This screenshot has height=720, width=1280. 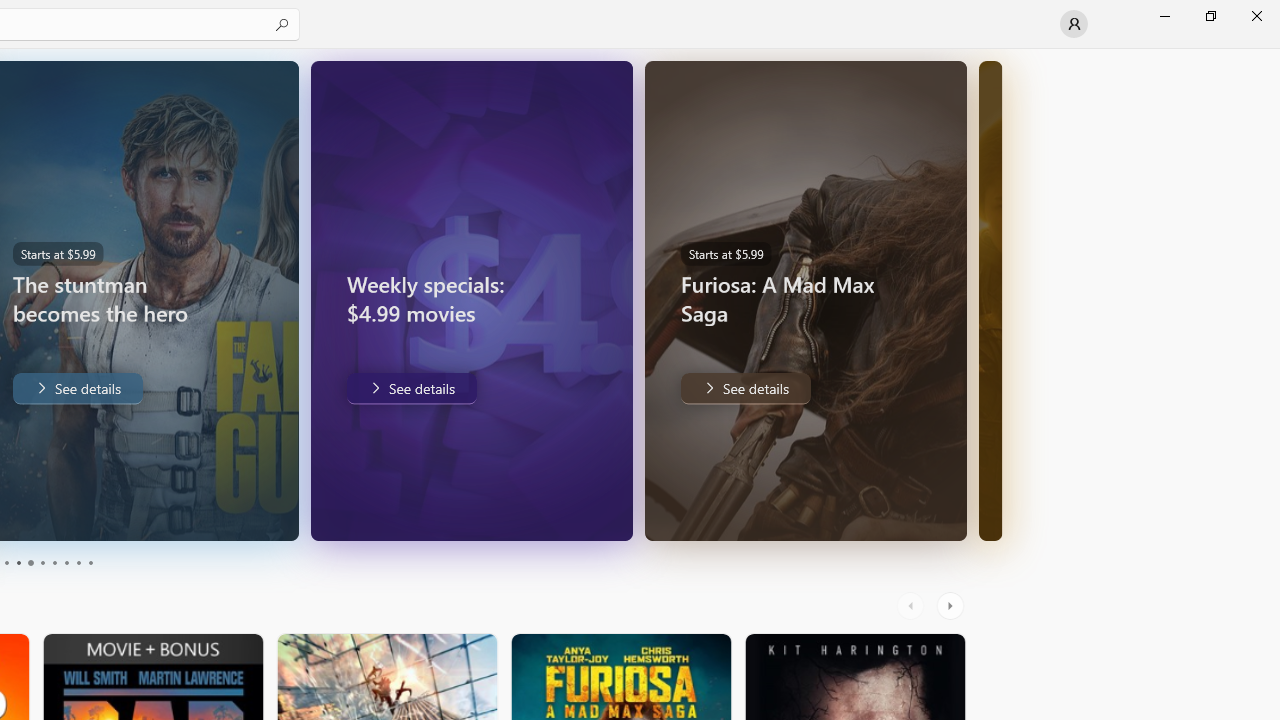 I want to click on 'Page 5', so click(x=30, y=563).